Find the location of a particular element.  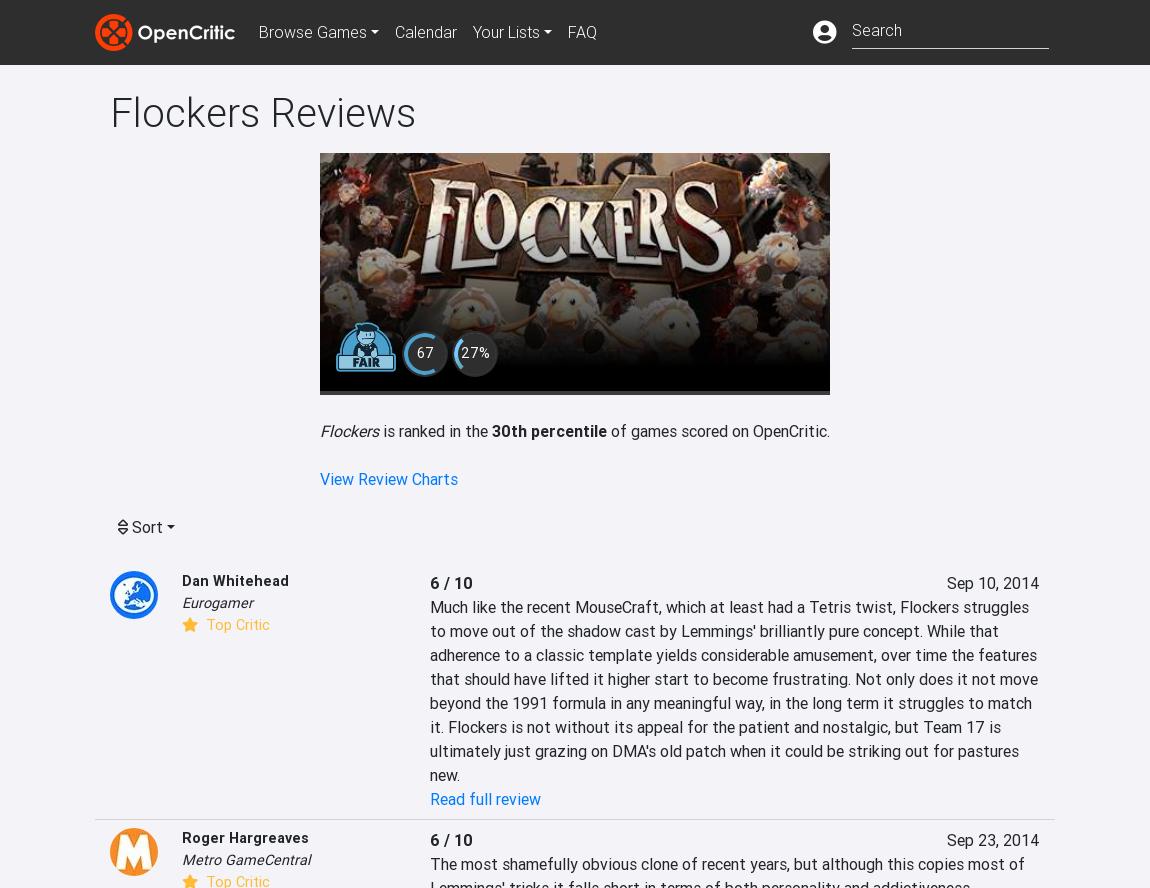

'View Review Charts' is located at coordinates (389, 478).